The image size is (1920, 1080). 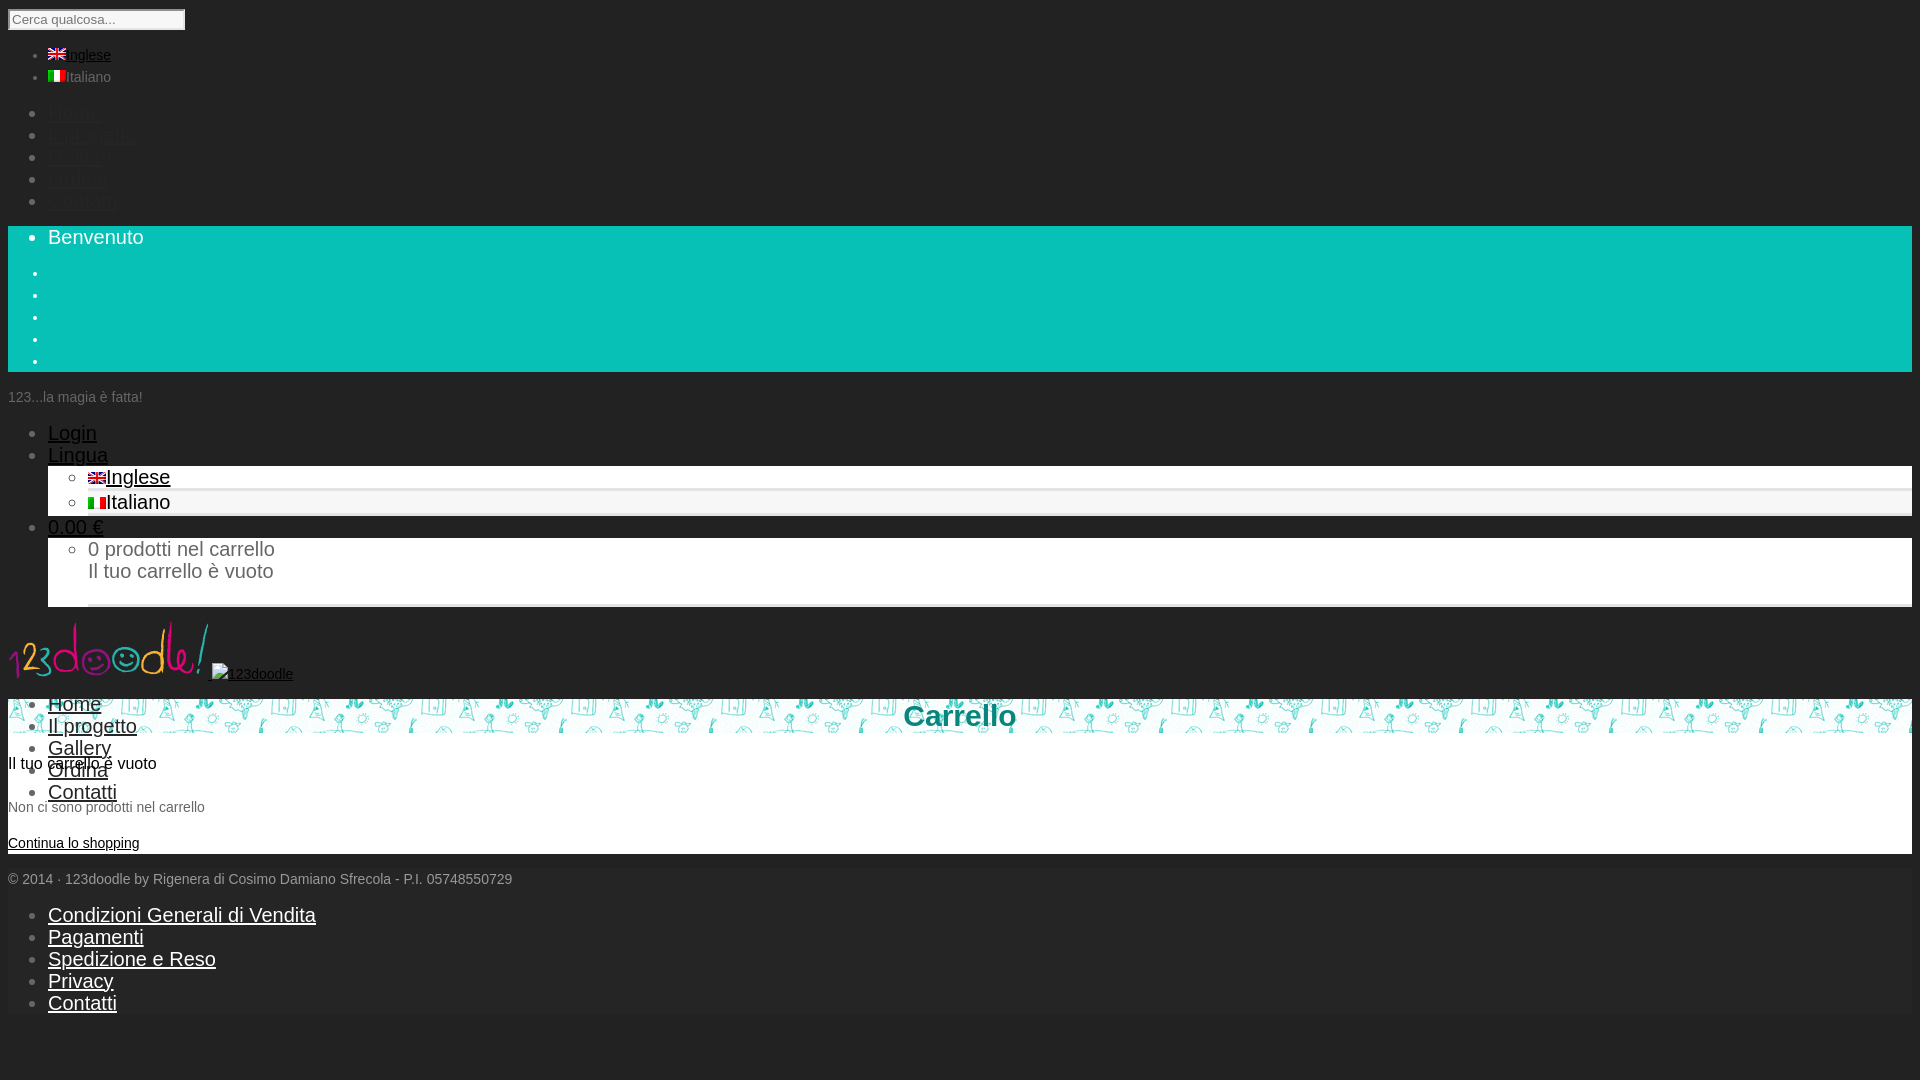 What do you see at coordinates (182, 914) in the screenshot?
I see `'Condizioni Generali di Vendita'` at bounding box center [182, 914].